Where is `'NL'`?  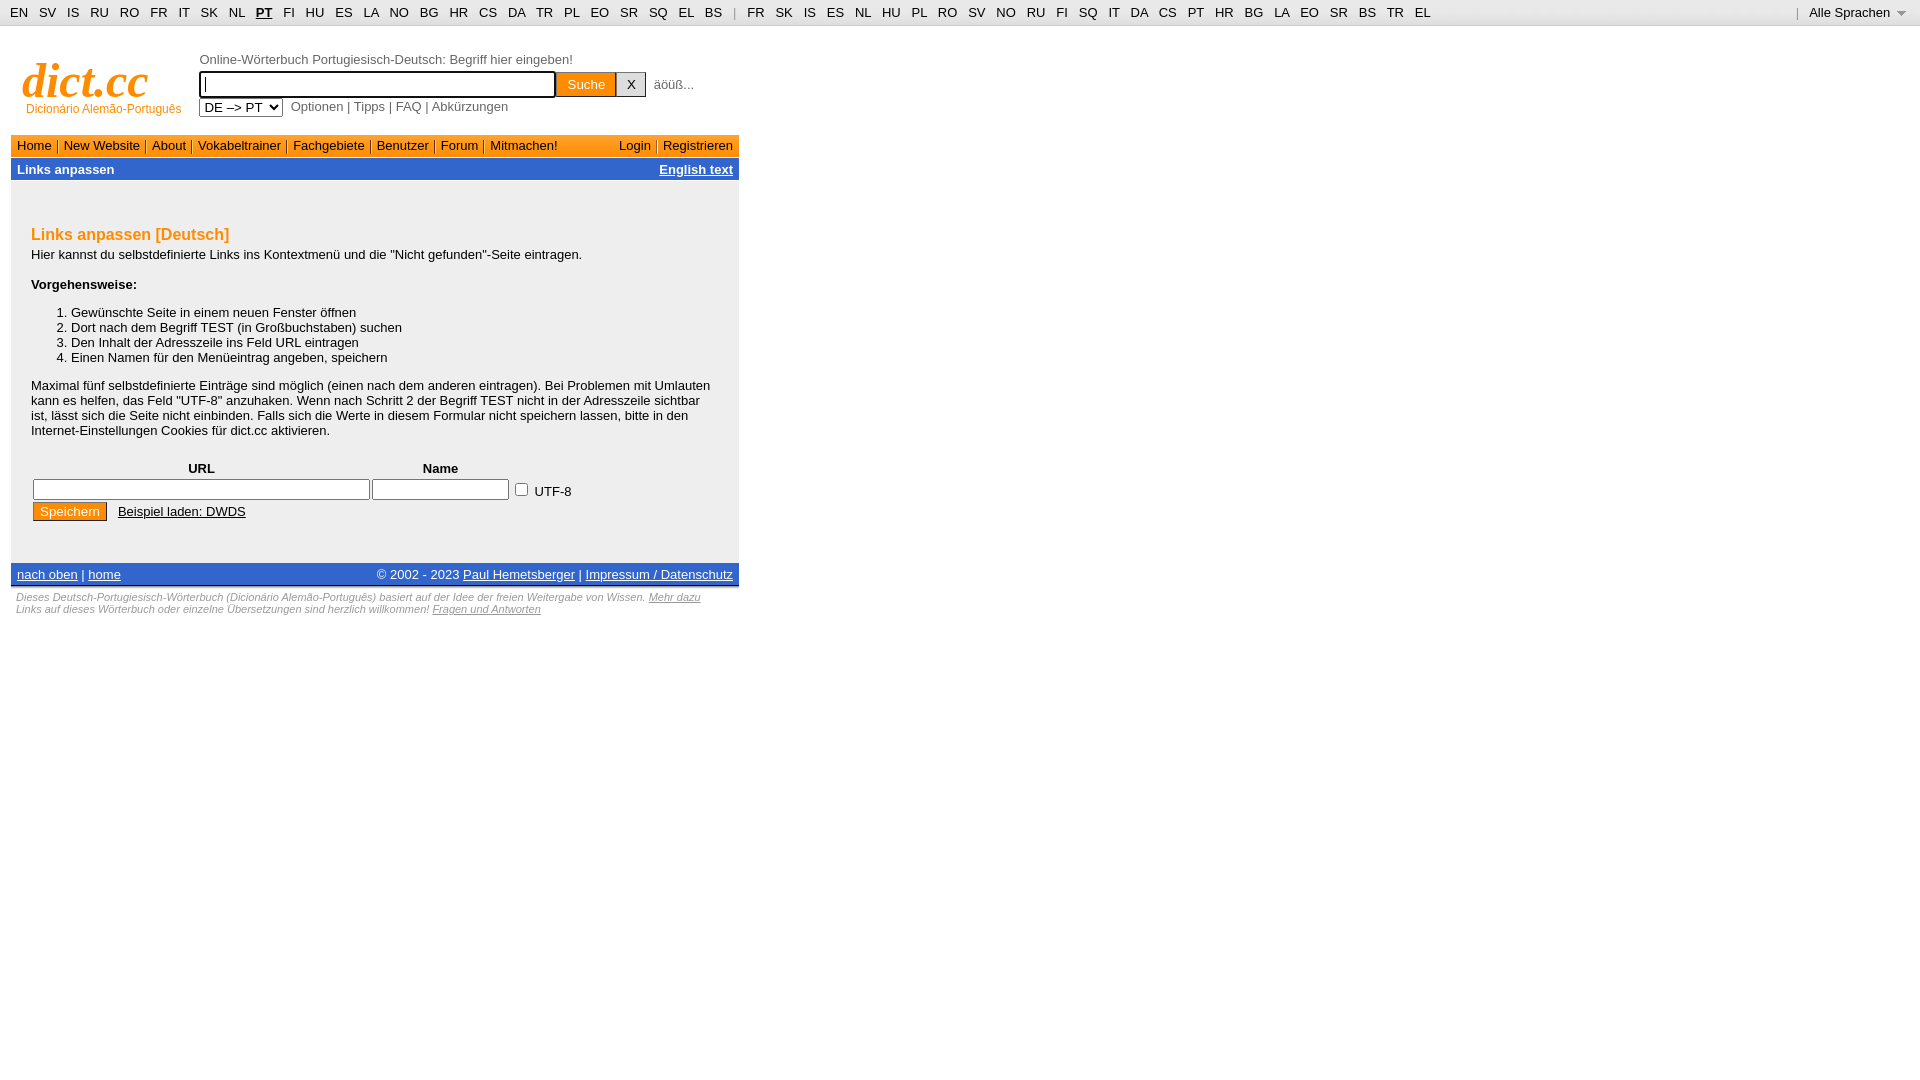 'NL' is located at coordinates (236, 12).